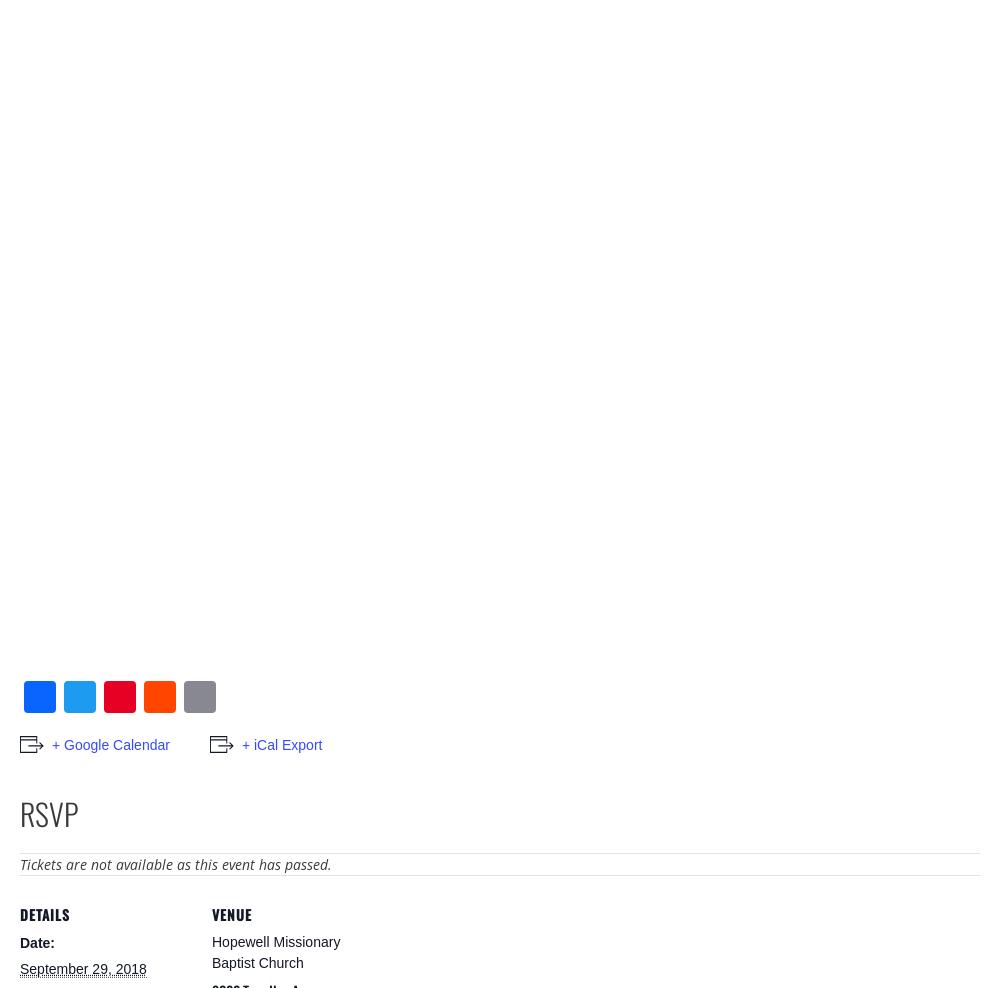 The width and height of the screenshot is (1000, 988). What do you see at coordinates (82, 968) in the screenshot?
I see `'September 29, 2018'` at bounding box center [82, 968].